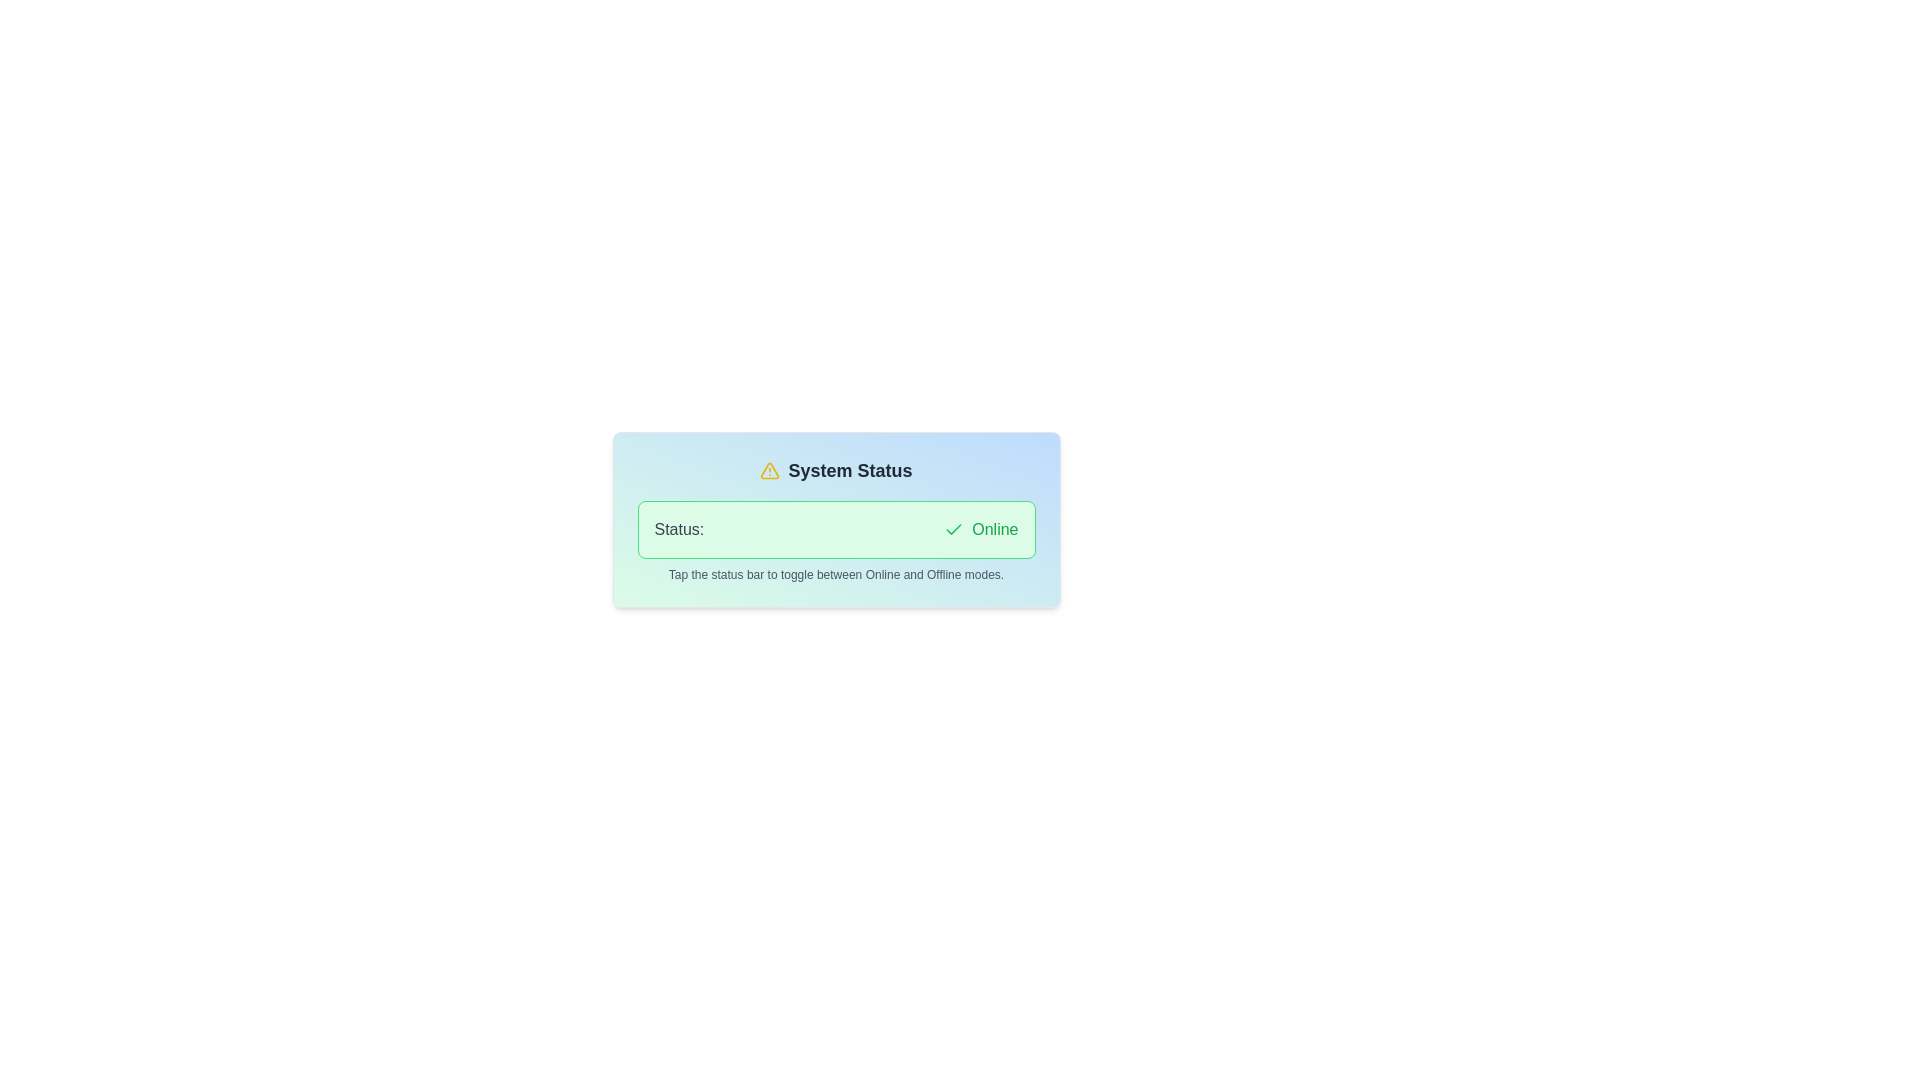  What do you see at coordinates (981, 528) in the screenshot?
I see `the informational text element displaying 'Online' with a green font and a green checkmark icon to its left` at bounding box center [981, 528].